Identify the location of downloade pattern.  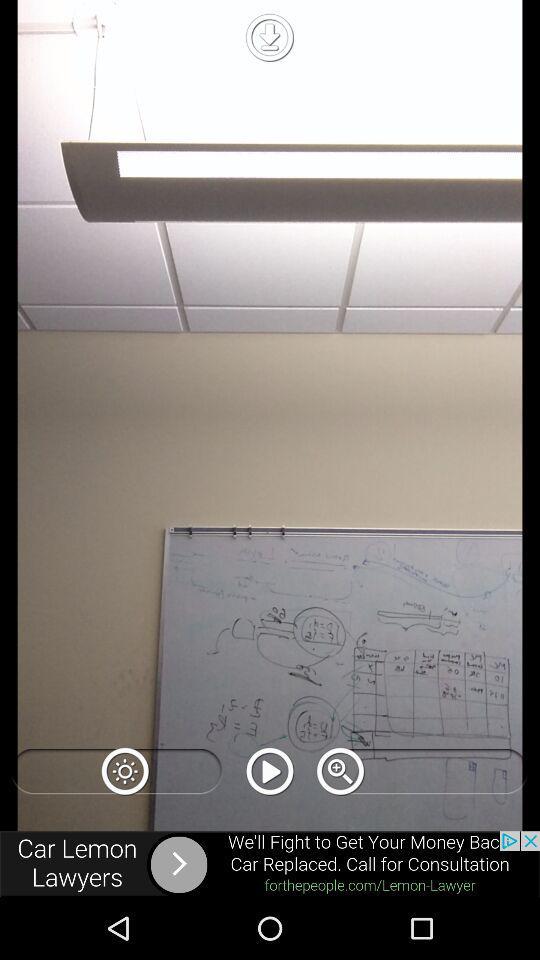
(269, 36).